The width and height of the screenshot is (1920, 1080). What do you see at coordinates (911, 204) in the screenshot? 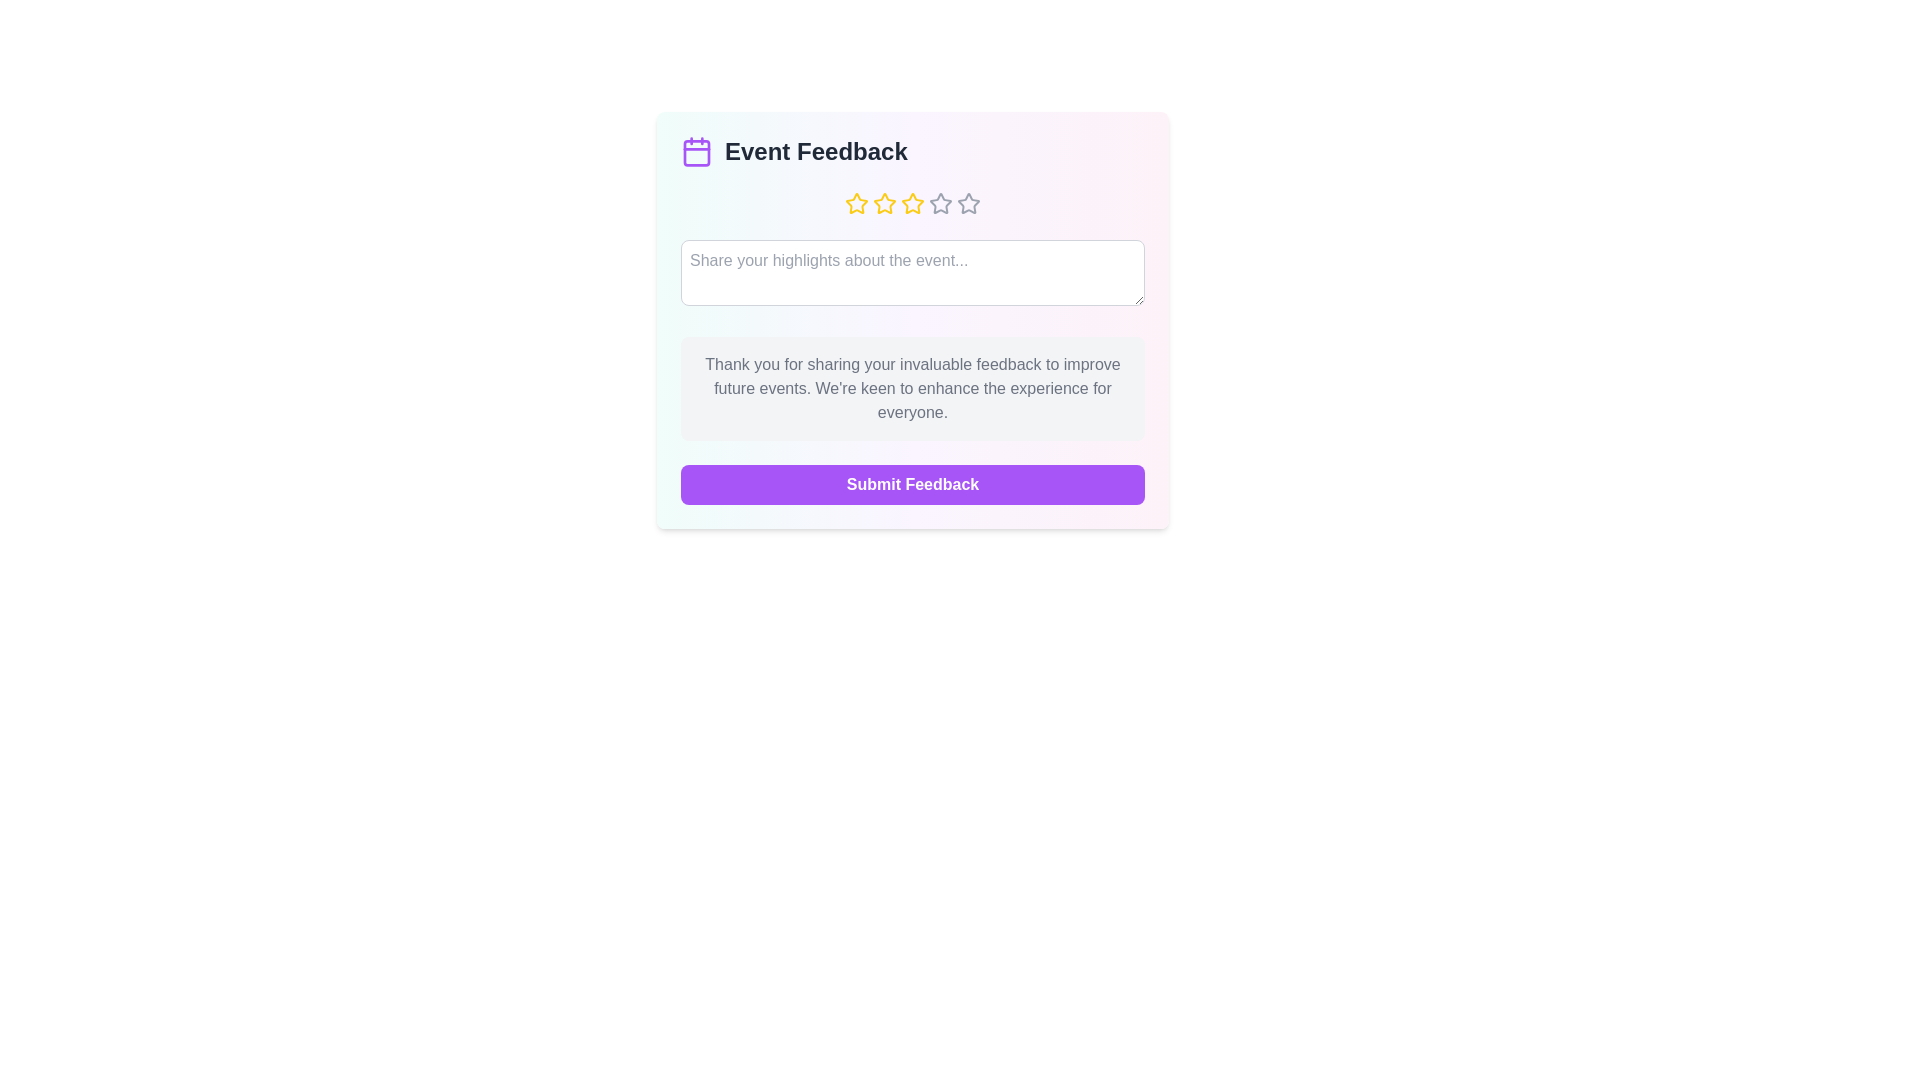
I see `the event rating to 3 stars by clicking on the corresponding star` at bounding box center [911, 204].